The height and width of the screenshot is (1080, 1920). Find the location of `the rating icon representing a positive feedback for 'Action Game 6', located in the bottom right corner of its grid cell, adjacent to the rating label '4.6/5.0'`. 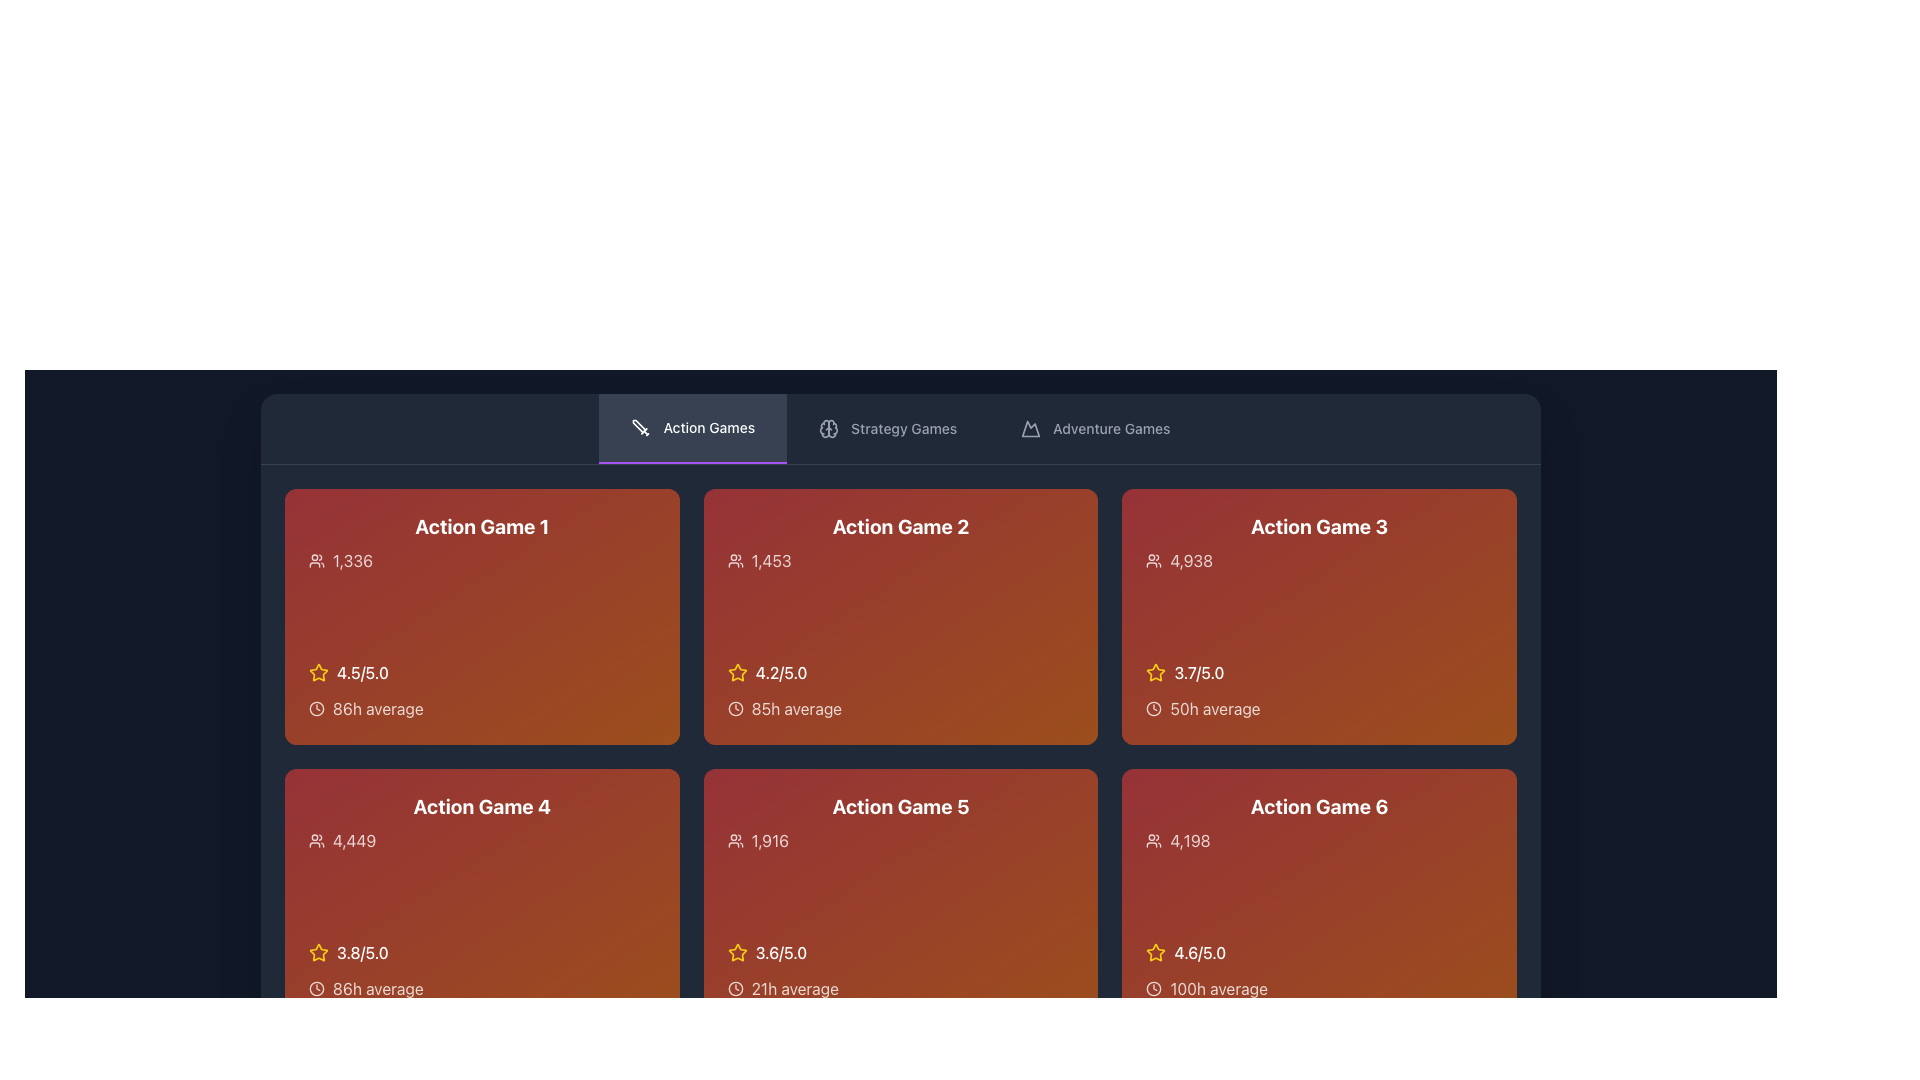

the rating icon representing a positive feedback for 'Action Game 6', located in the bottom right corner of its grid cell, adjacent to the rating label '4.6/5.0' is located at coordinates (1156, 951).